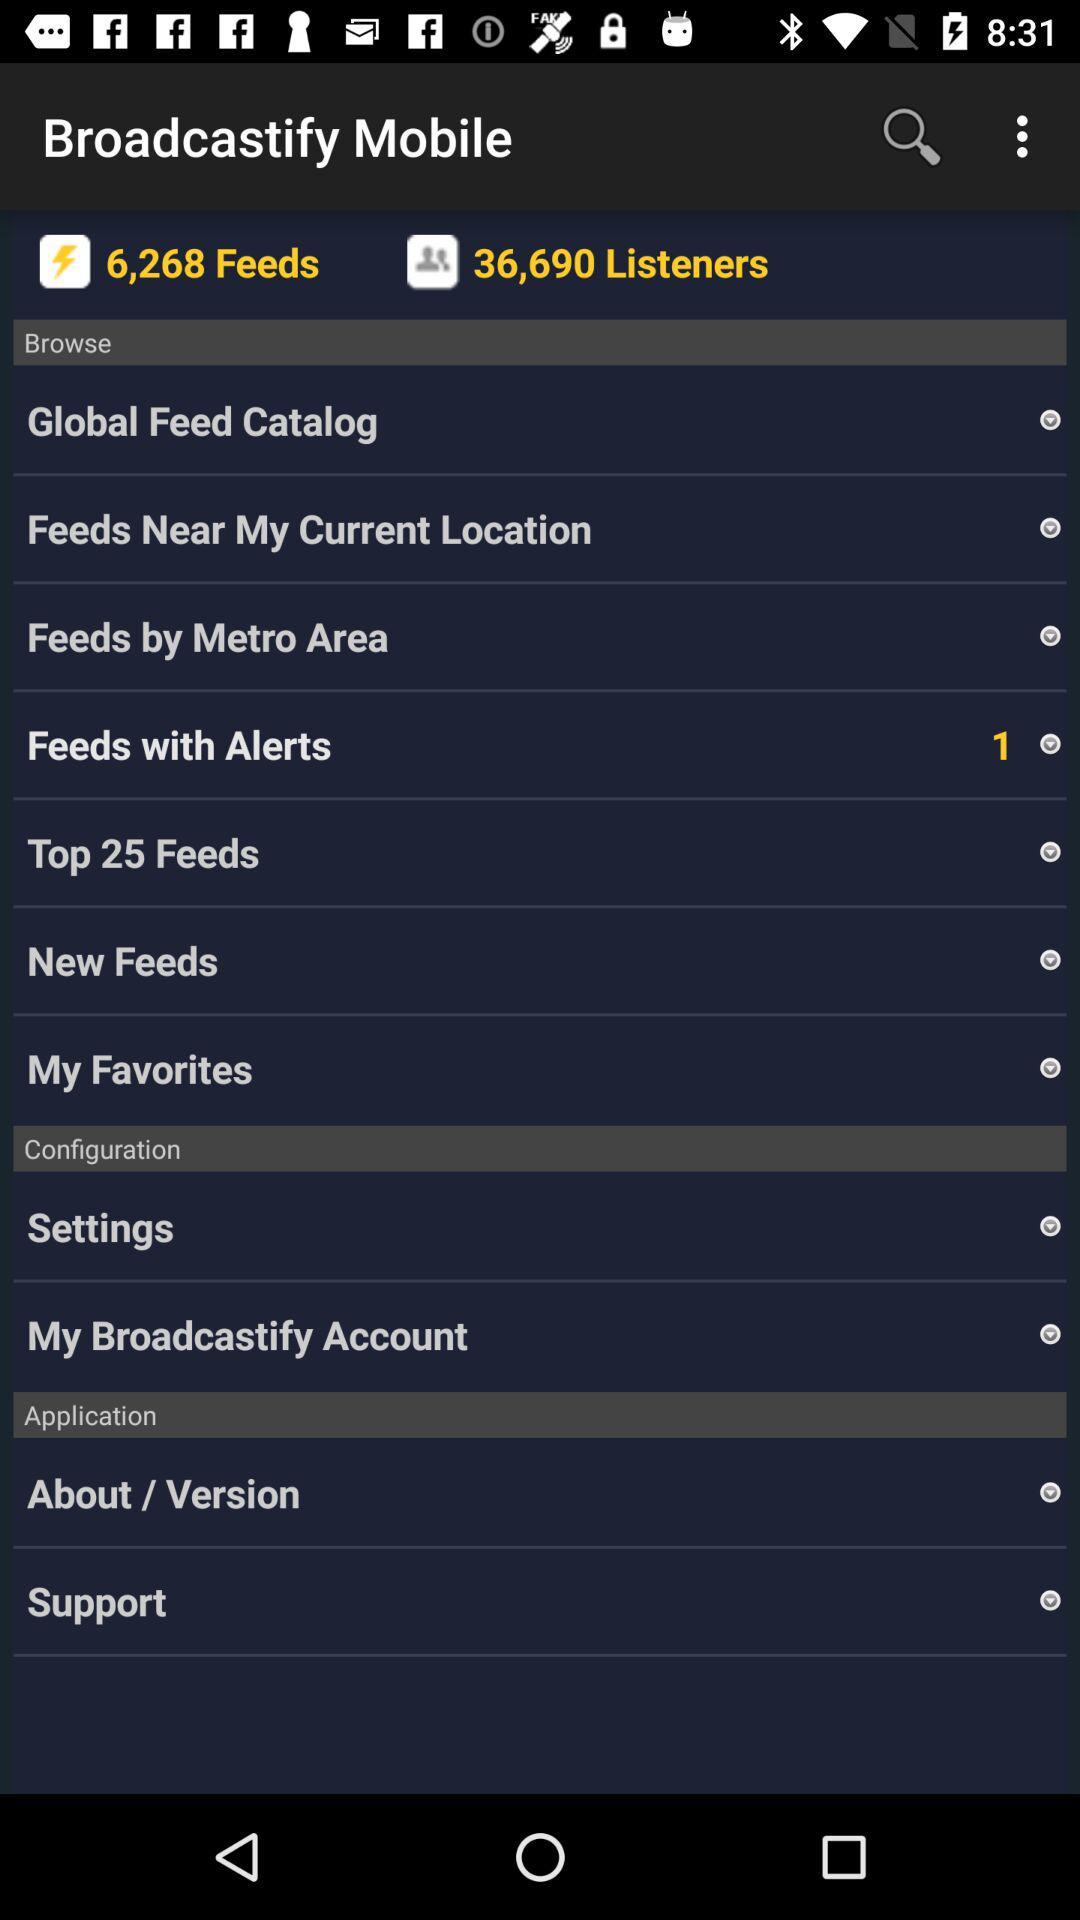  I want to click on the item above the new feeds item, so click(1049, 852).